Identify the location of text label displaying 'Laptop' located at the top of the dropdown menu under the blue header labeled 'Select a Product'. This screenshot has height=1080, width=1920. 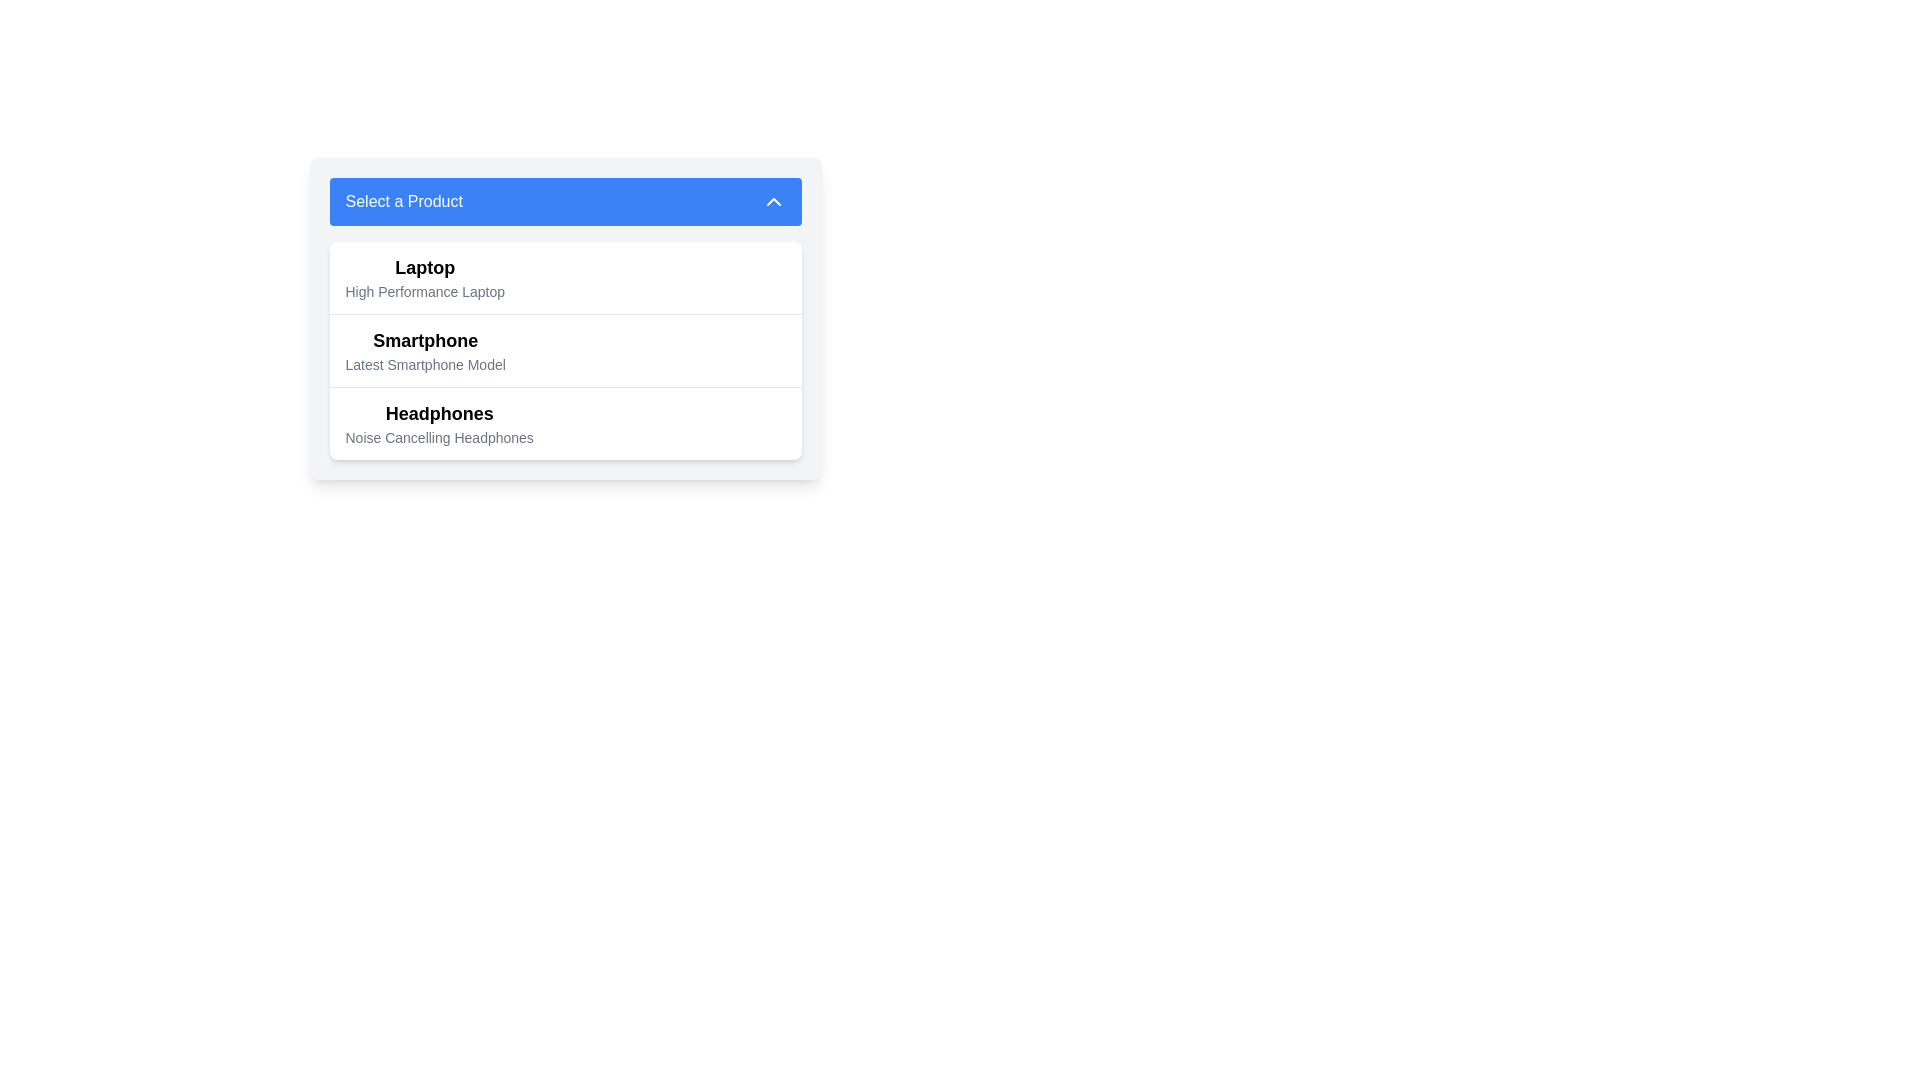
(424, 266).